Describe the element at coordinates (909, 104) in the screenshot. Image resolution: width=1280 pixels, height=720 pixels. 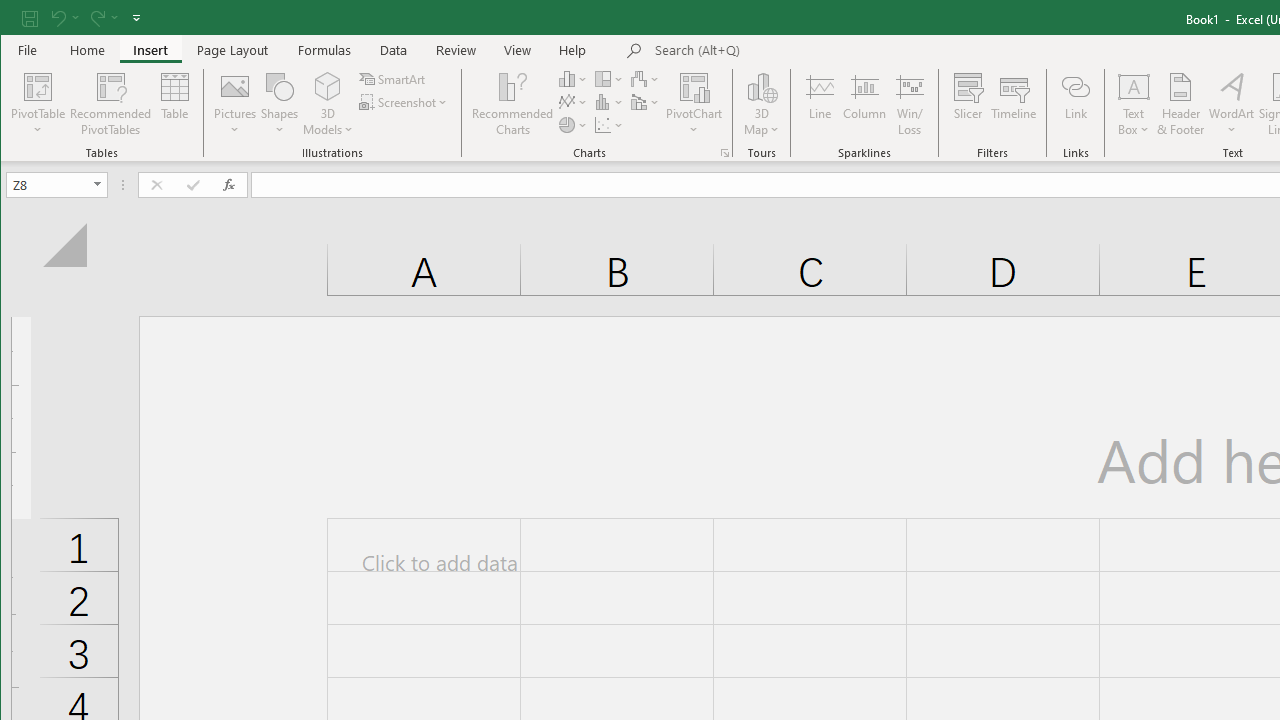
I see `'Win/Loss'` at that location.